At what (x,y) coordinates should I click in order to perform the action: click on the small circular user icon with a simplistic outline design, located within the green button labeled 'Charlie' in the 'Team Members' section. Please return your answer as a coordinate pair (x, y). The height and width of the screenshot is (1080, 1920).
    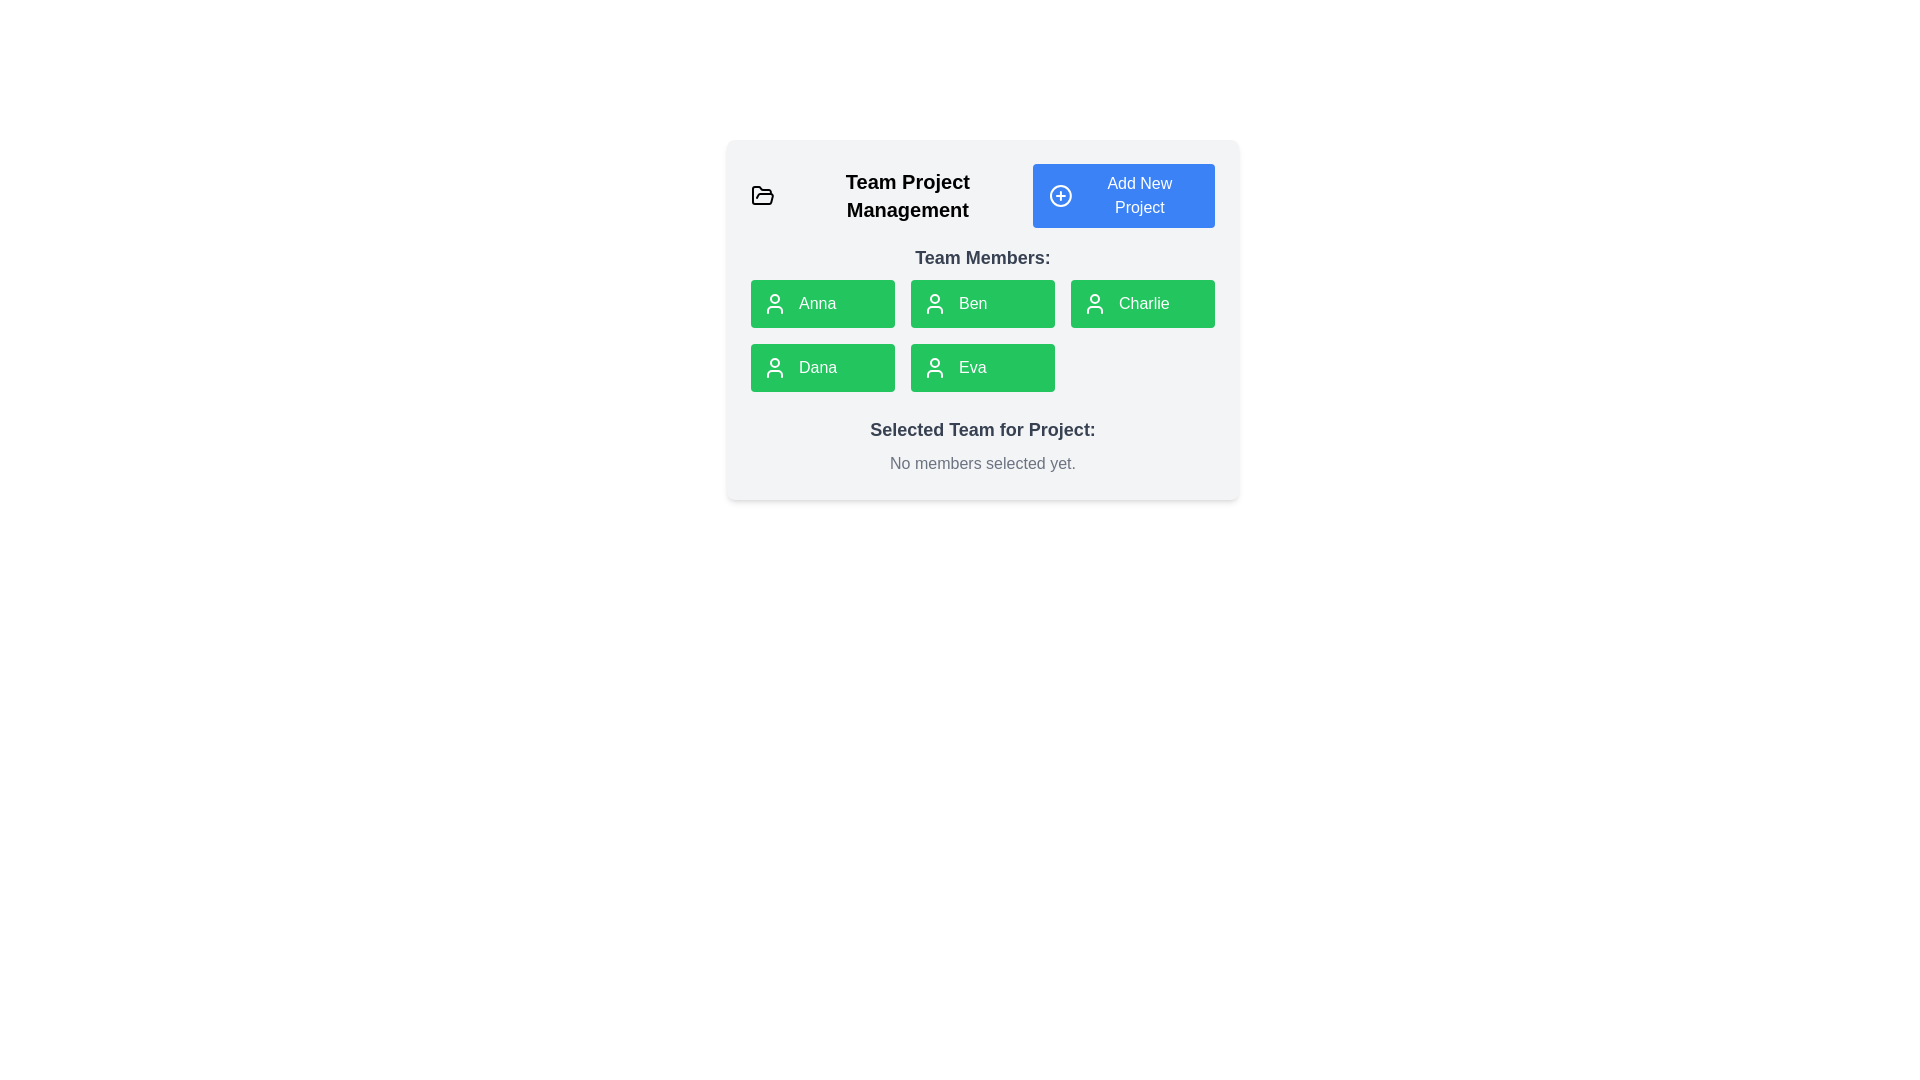
    Looking at the image, I should click on (1093, 304).